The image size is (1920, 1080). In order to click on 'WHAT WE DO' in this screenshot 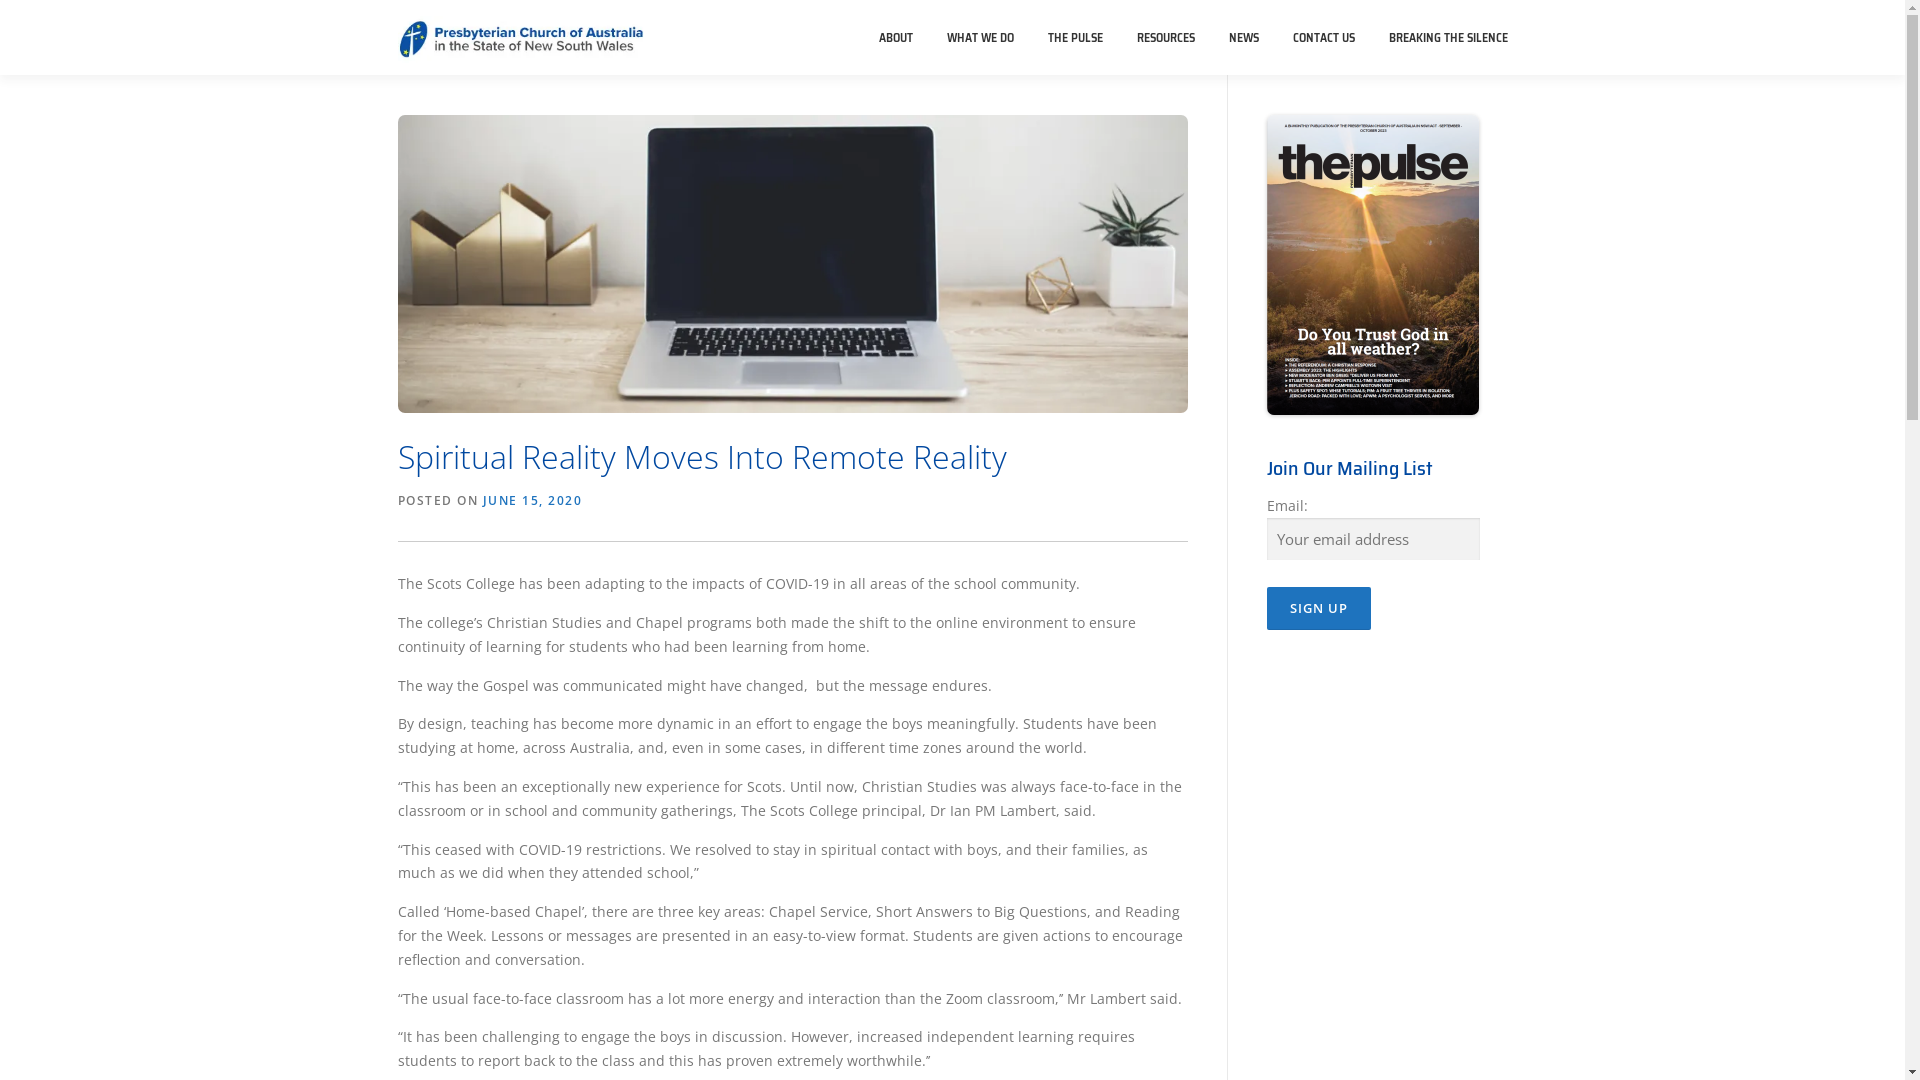, I will do `click(980, 37)`.